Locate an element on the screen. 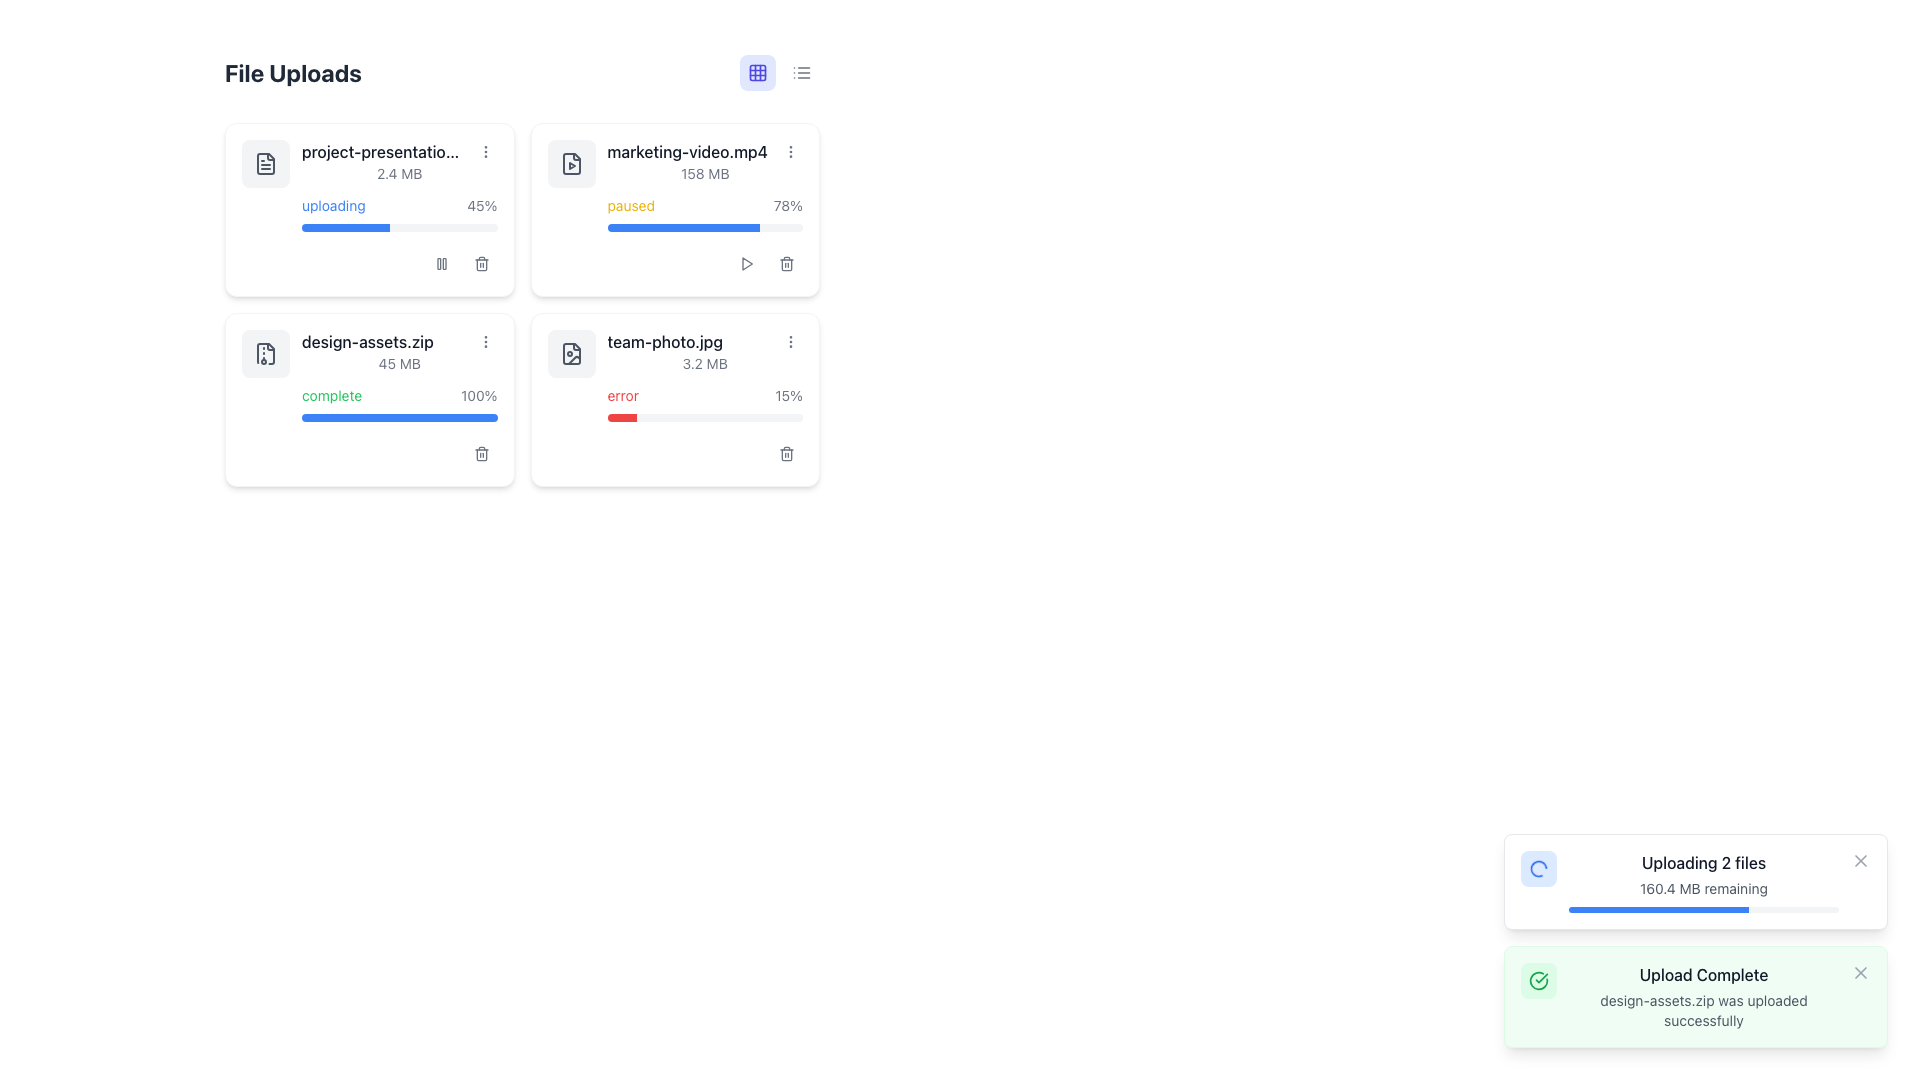 The width and height of the screenshot is (1920, 1080). the static text that indicates the upload process has completed successfully, located in the lower right corner of the notification box is located at coordinates (1703, 974).